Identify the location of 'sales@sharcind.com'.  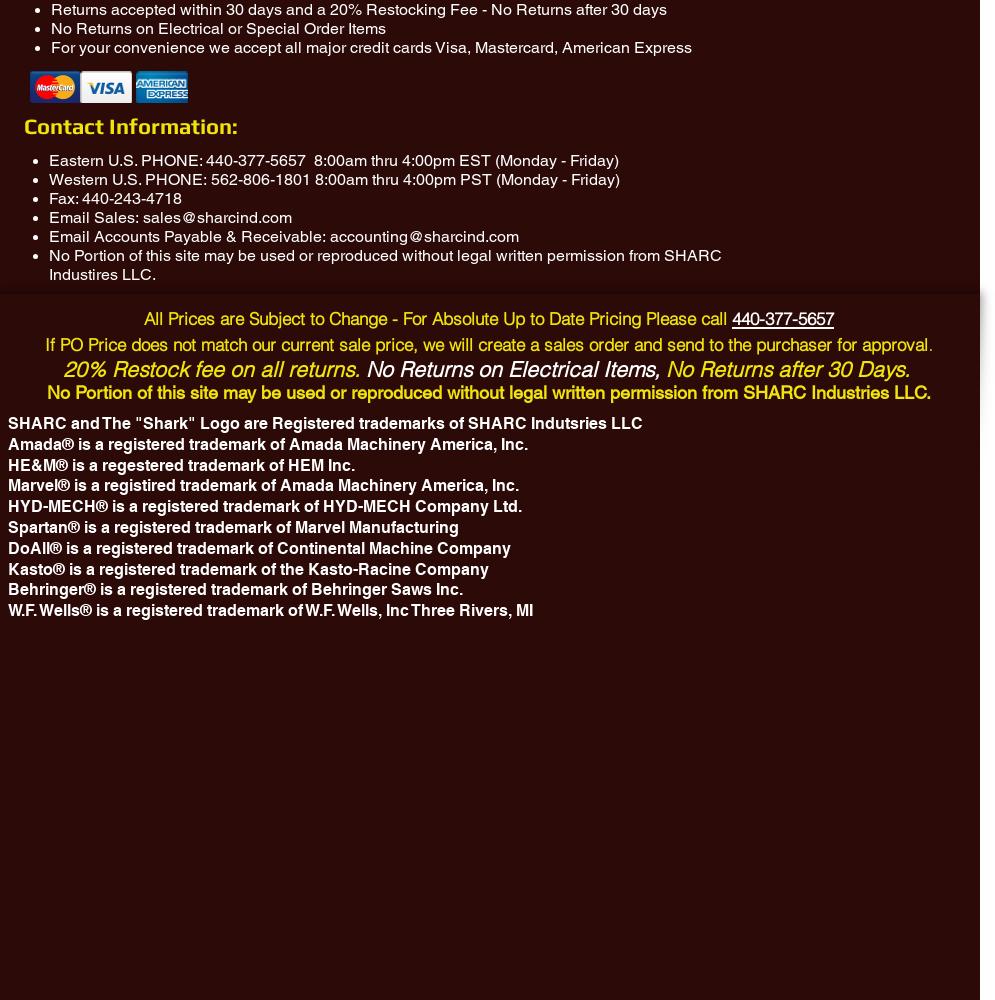
(216, 216).